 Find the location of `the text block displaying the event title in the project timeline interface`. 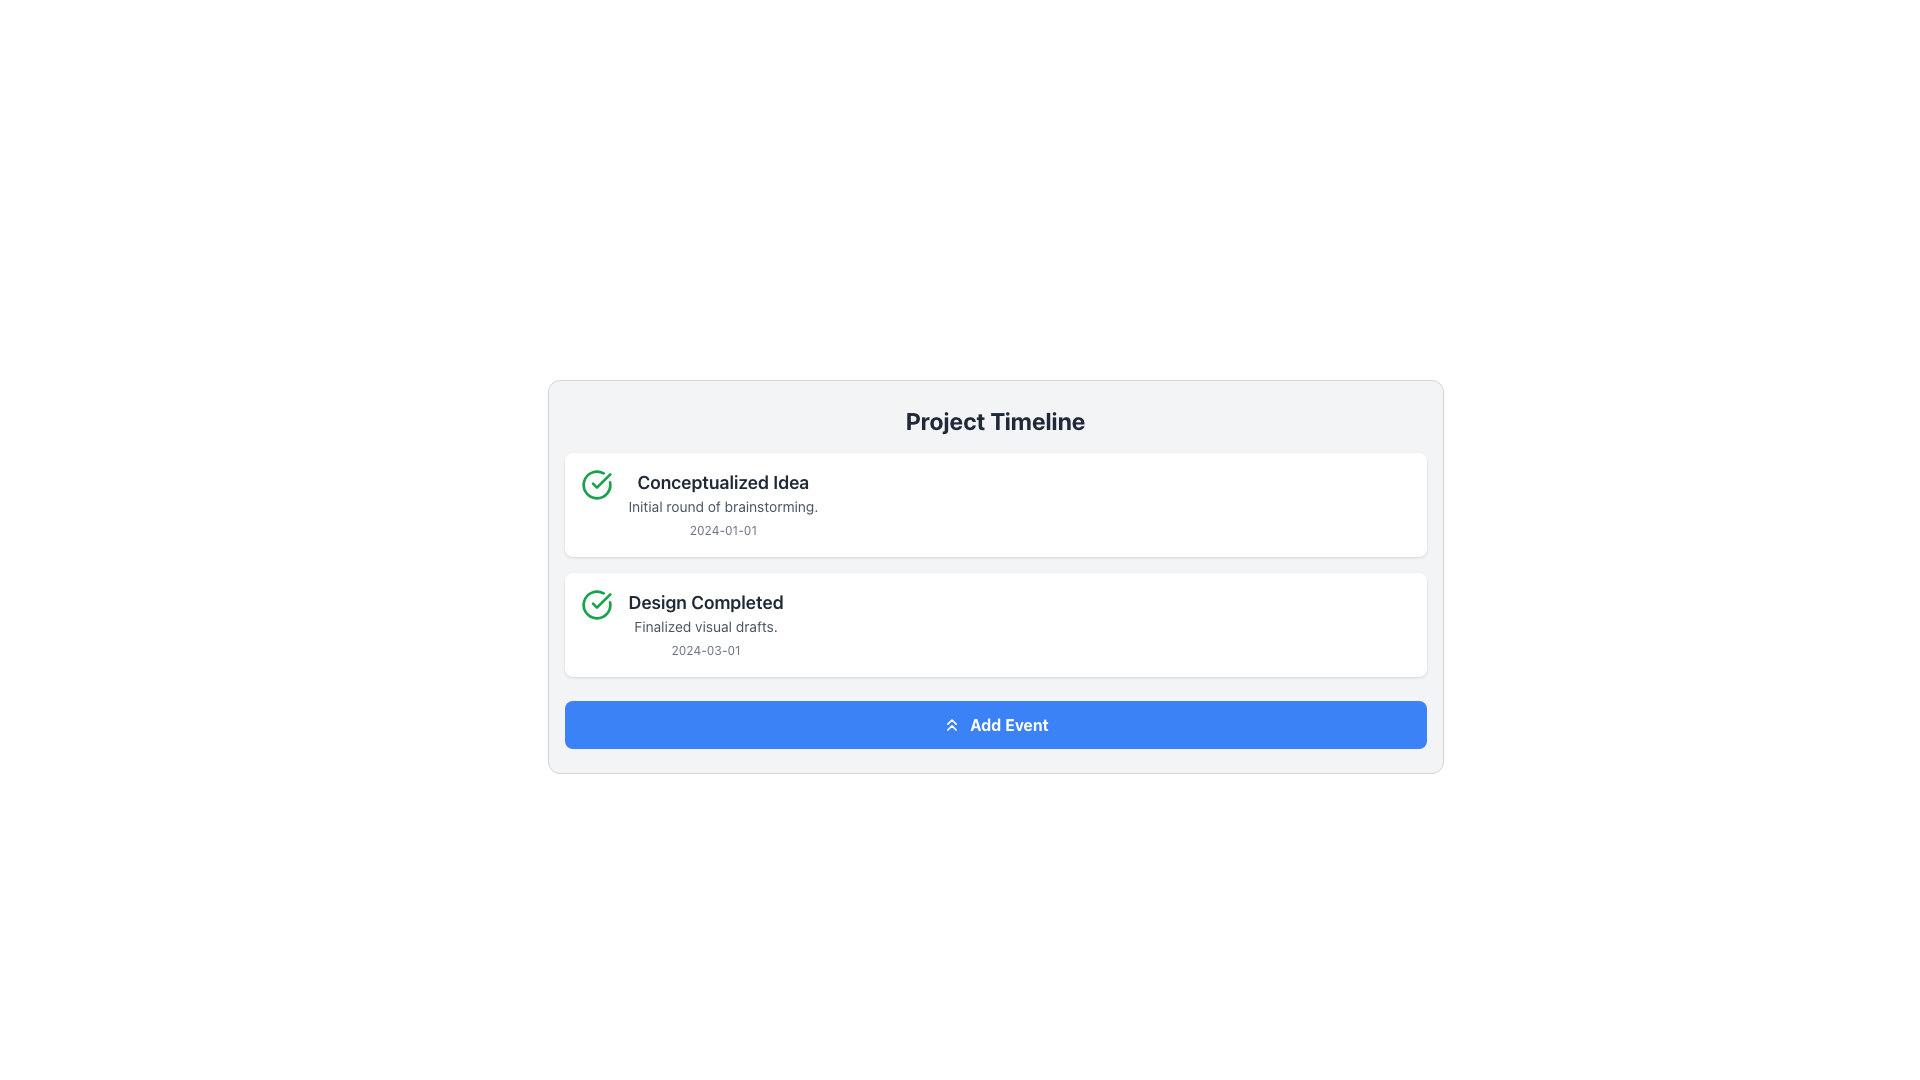

the text block displaying the event title in the project timeline interface is located at coordinates (722, 504).